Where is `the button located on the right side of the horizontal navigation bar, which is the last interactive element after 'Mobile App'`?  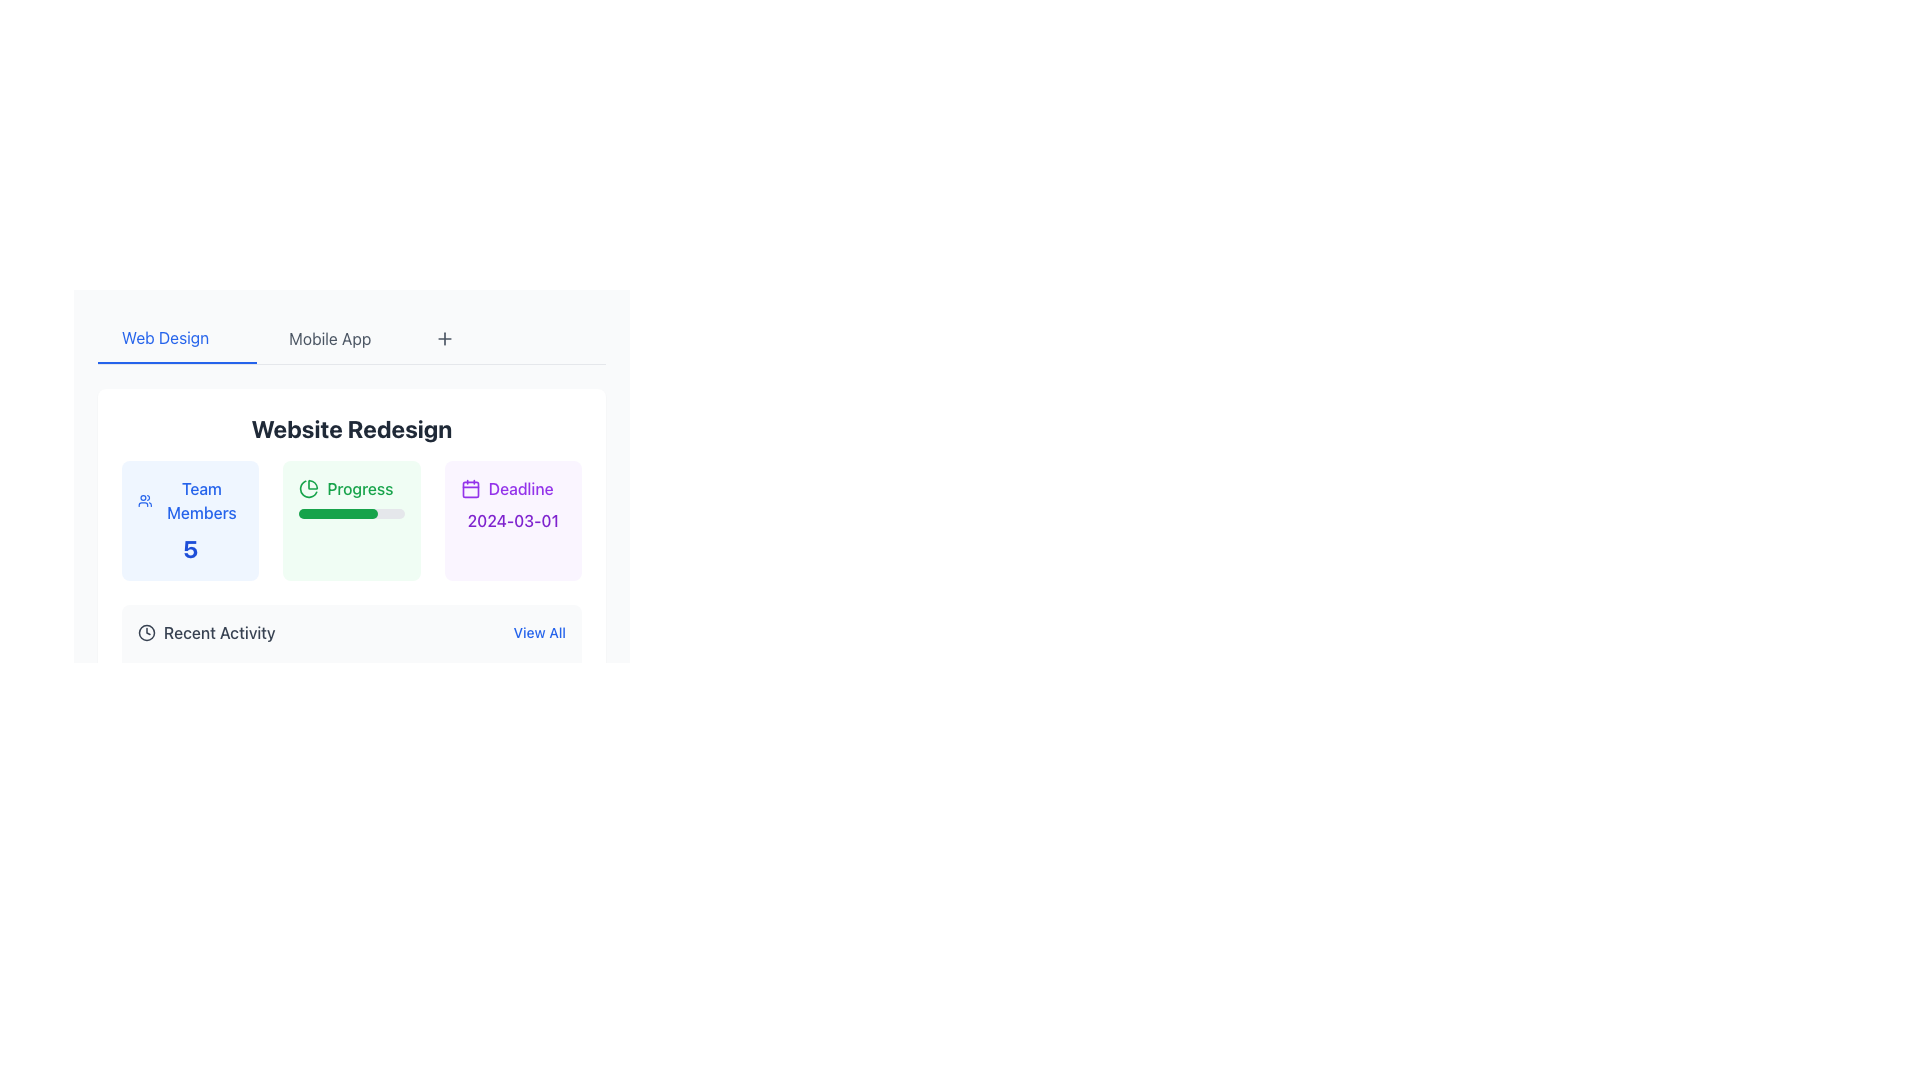
the button located on the right side of the horizontal navigation bar, which is the last interactive element after 'Mobile App' is located at coordinates (444, 338).